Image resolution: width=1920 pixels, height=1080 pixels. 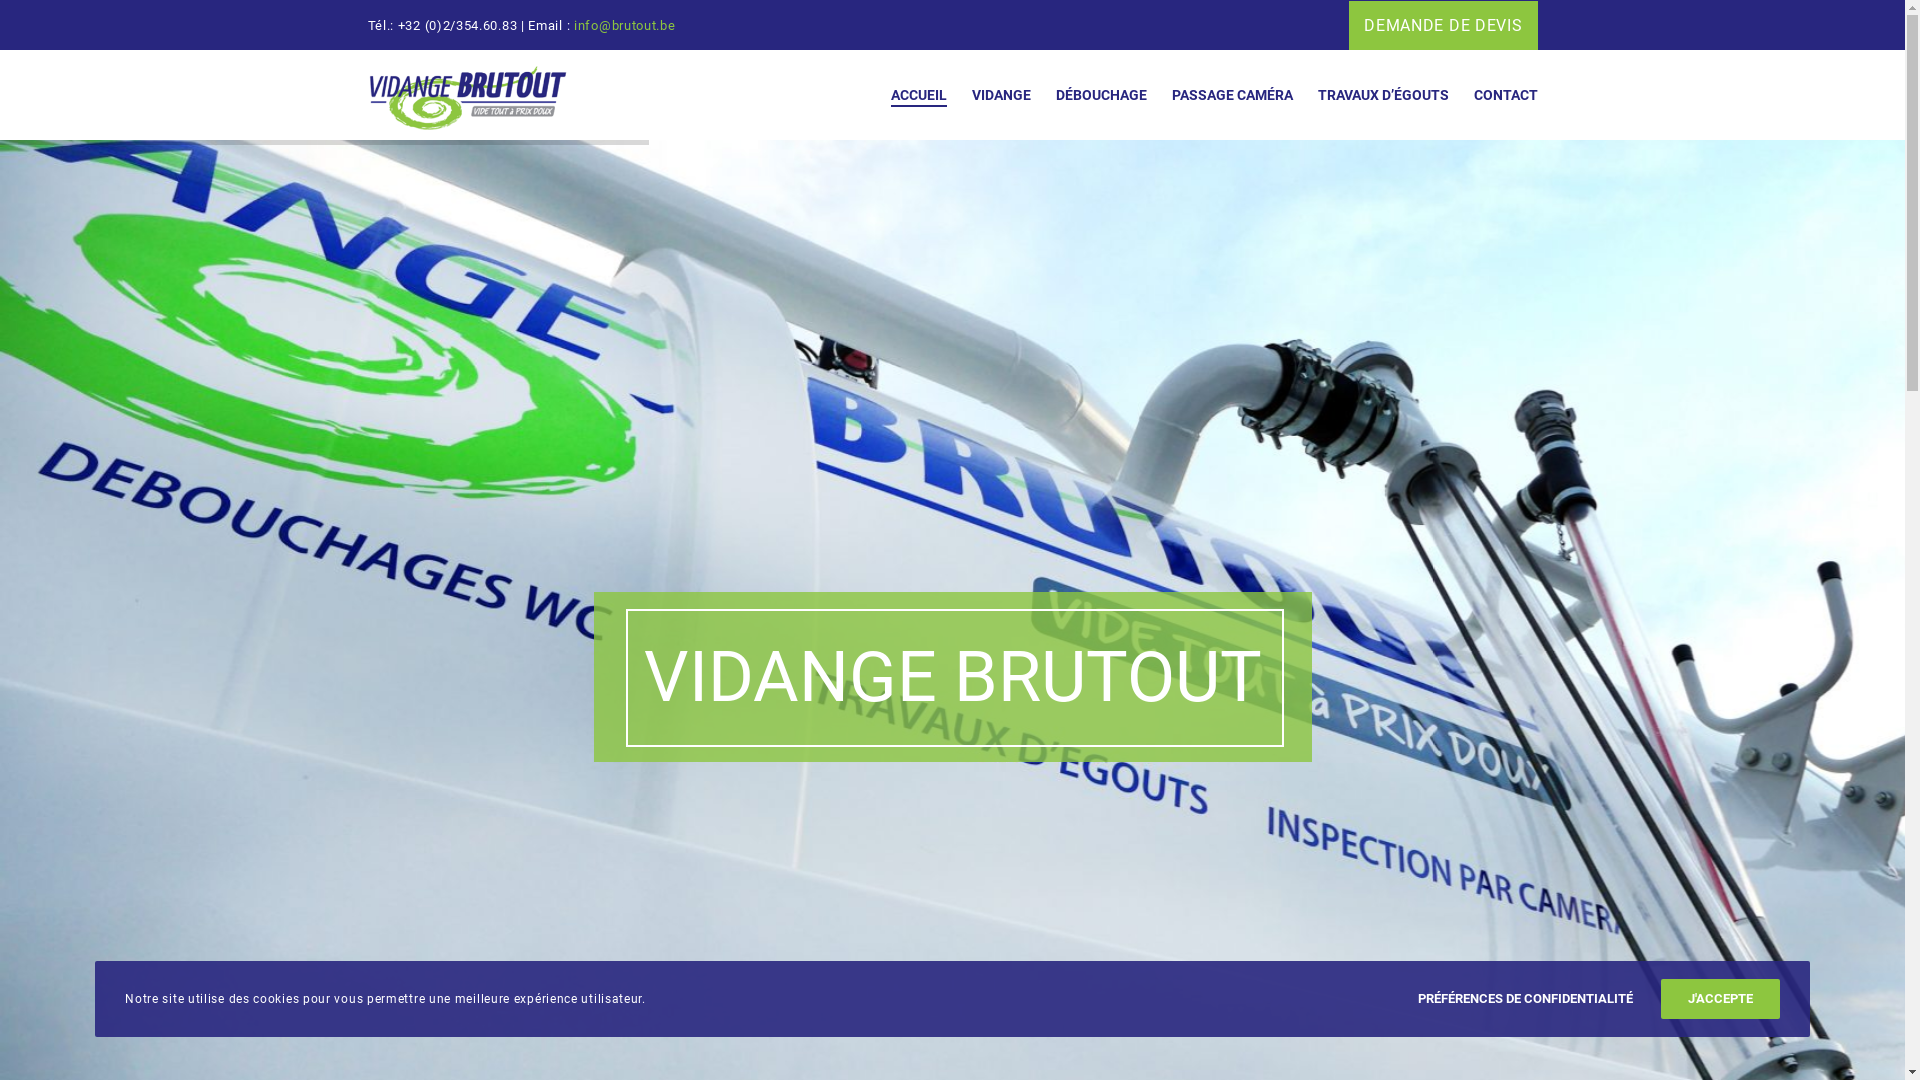 What do you see at coordinates (1660, 999) in the screenshot?
I see `'J'ACCEPTE'` at bounding box center [1660, 999].